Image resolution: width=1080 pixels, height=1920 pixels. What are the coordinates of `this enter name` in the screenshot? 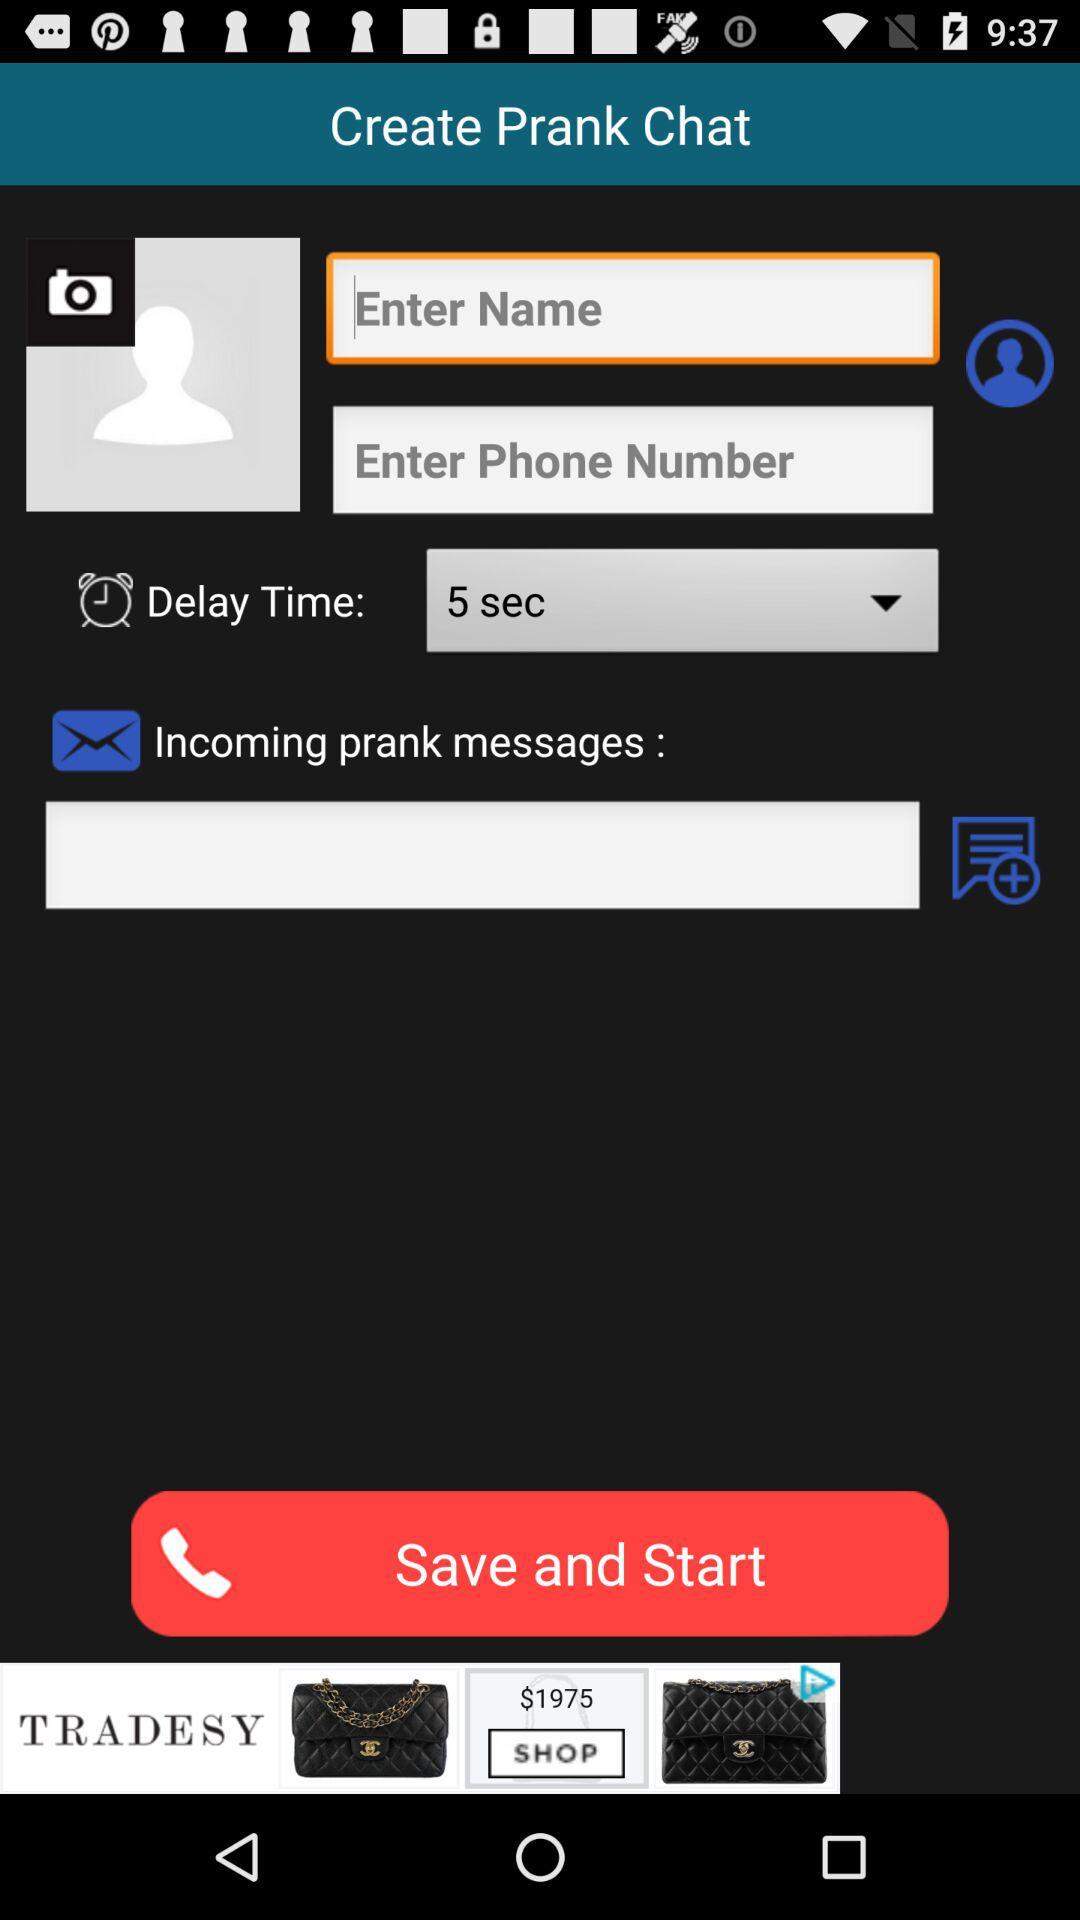 It's located at (632, 312).